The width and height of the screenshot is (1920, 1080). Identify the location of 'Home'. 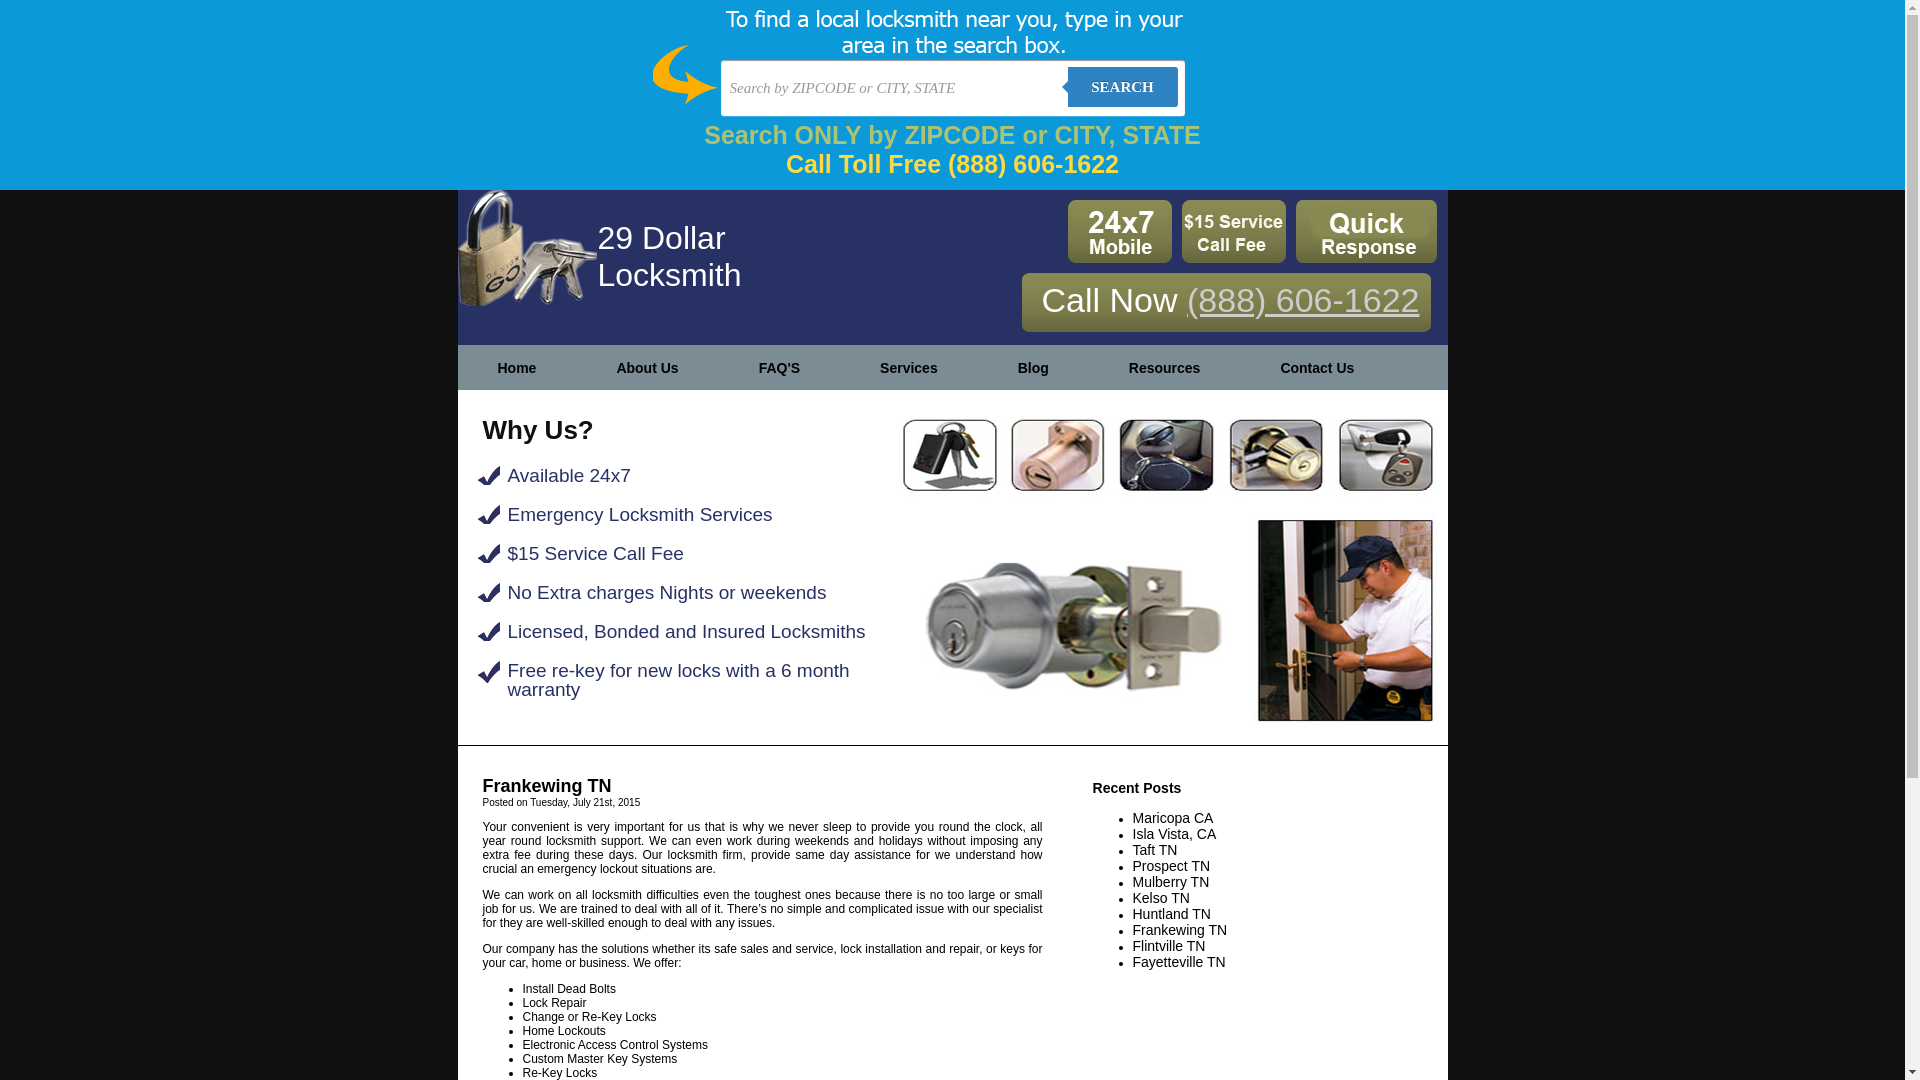
(517, 367).